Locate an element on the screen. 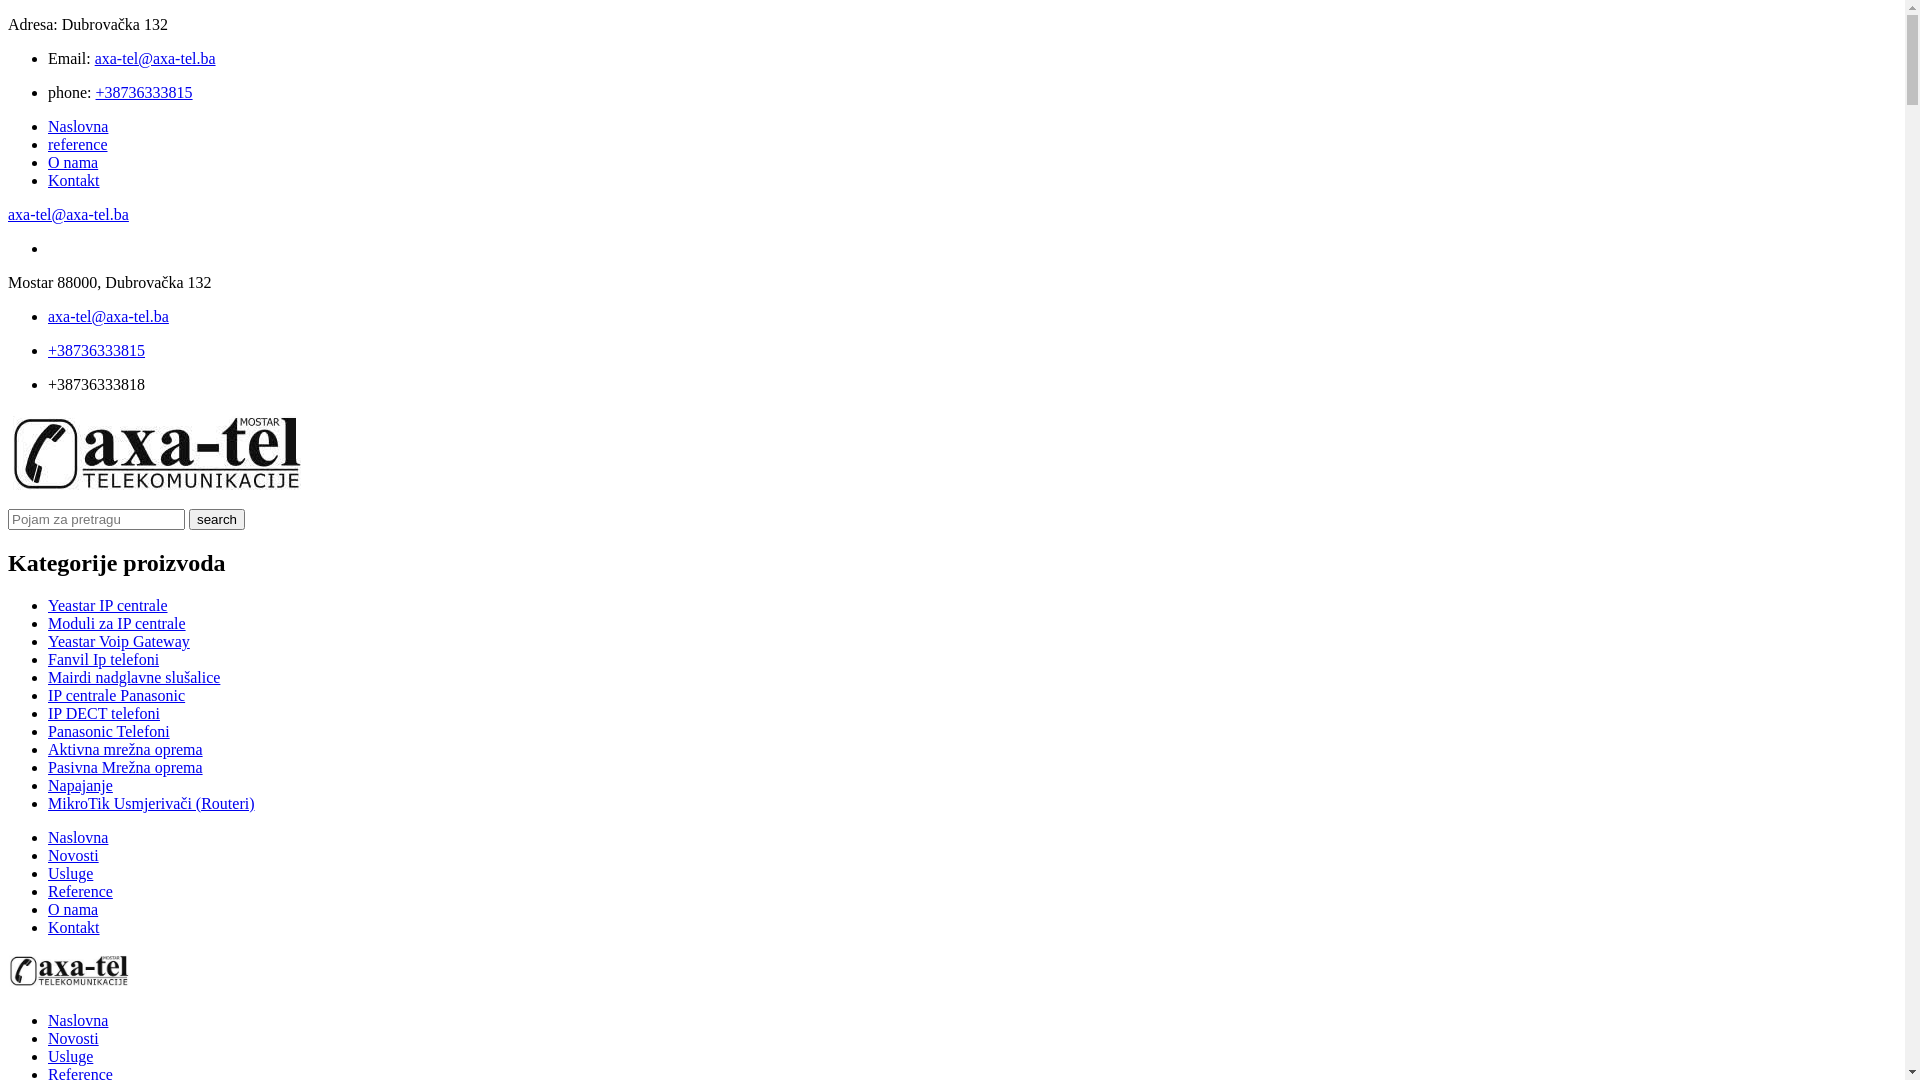 The height and width of the screenshot is (1080, 1920). 'axa-tel@axa-tel.ba' is located at coordinates (8, 214).